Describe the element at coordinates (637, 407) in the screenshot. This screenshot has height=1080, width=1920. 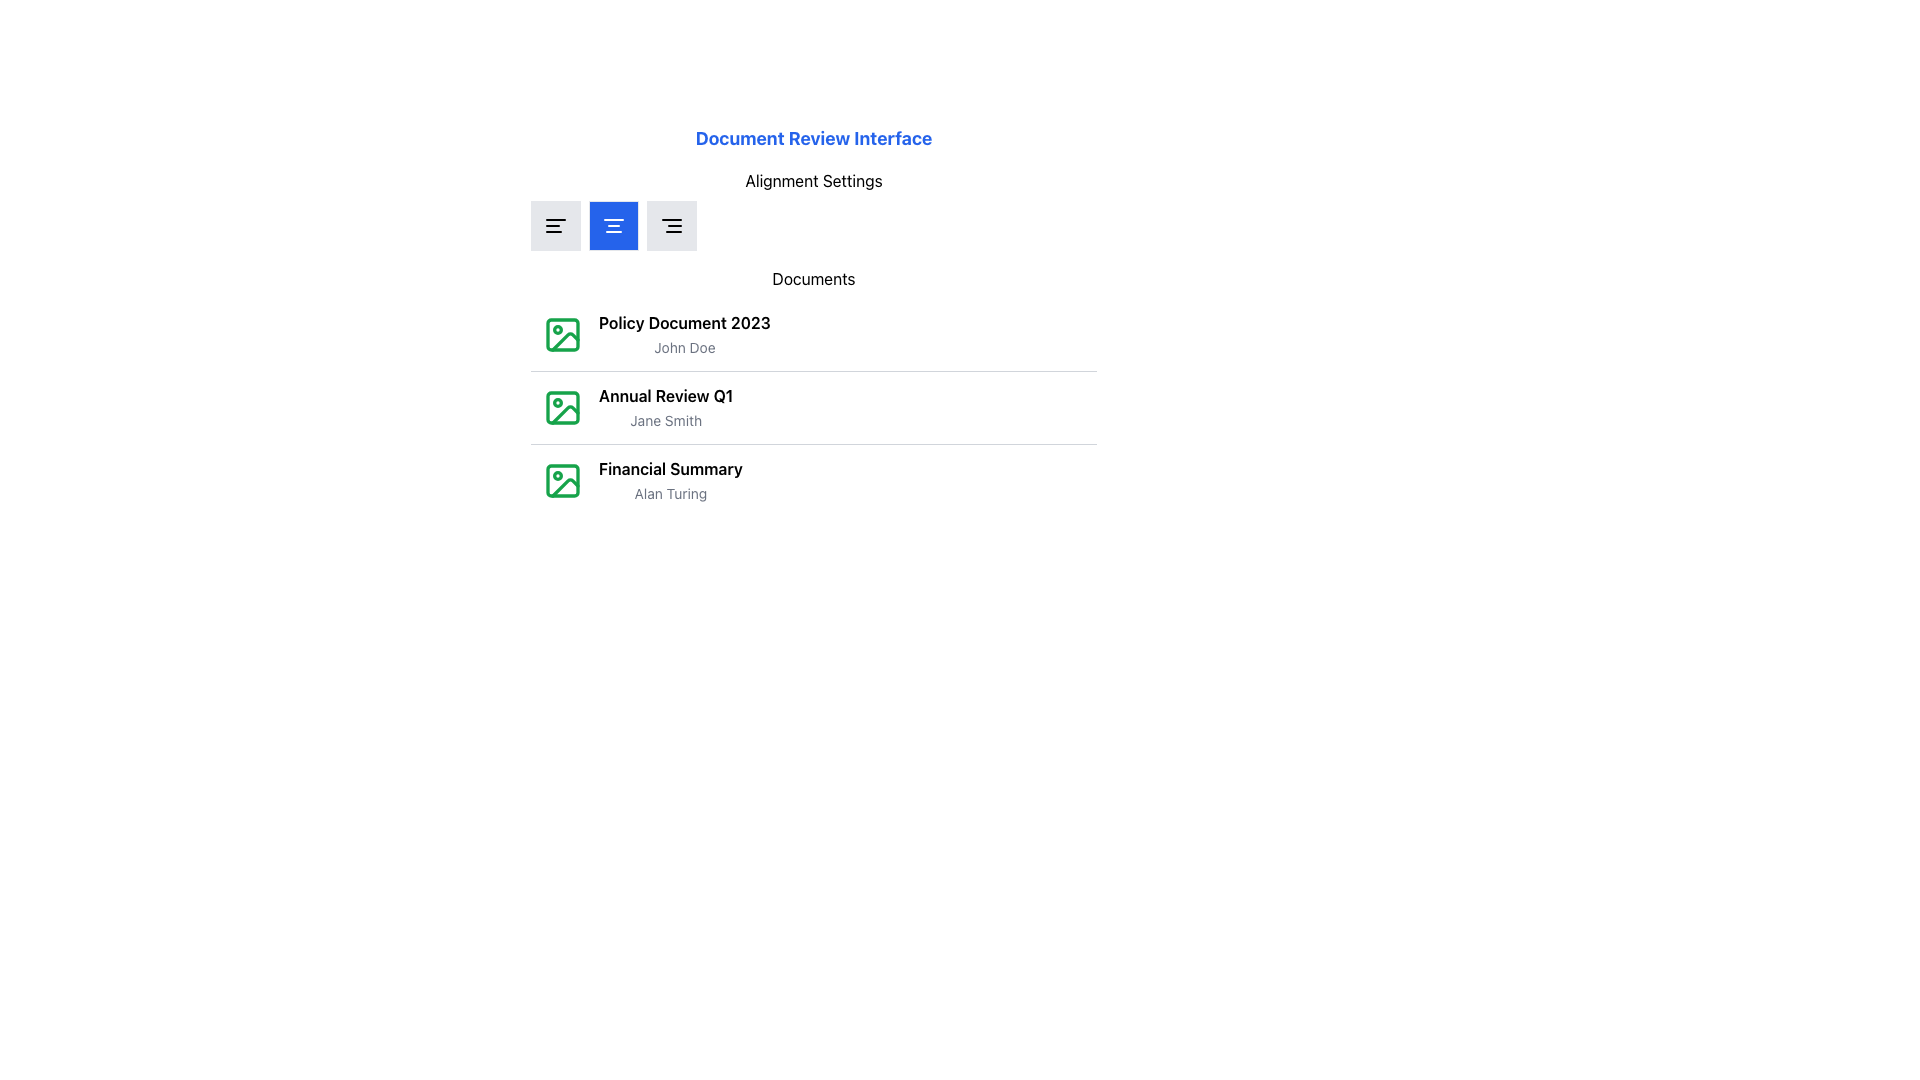
I see `the second entry in the 'Documents' section, which displays information about 'Annual Review Q1'` at that location.